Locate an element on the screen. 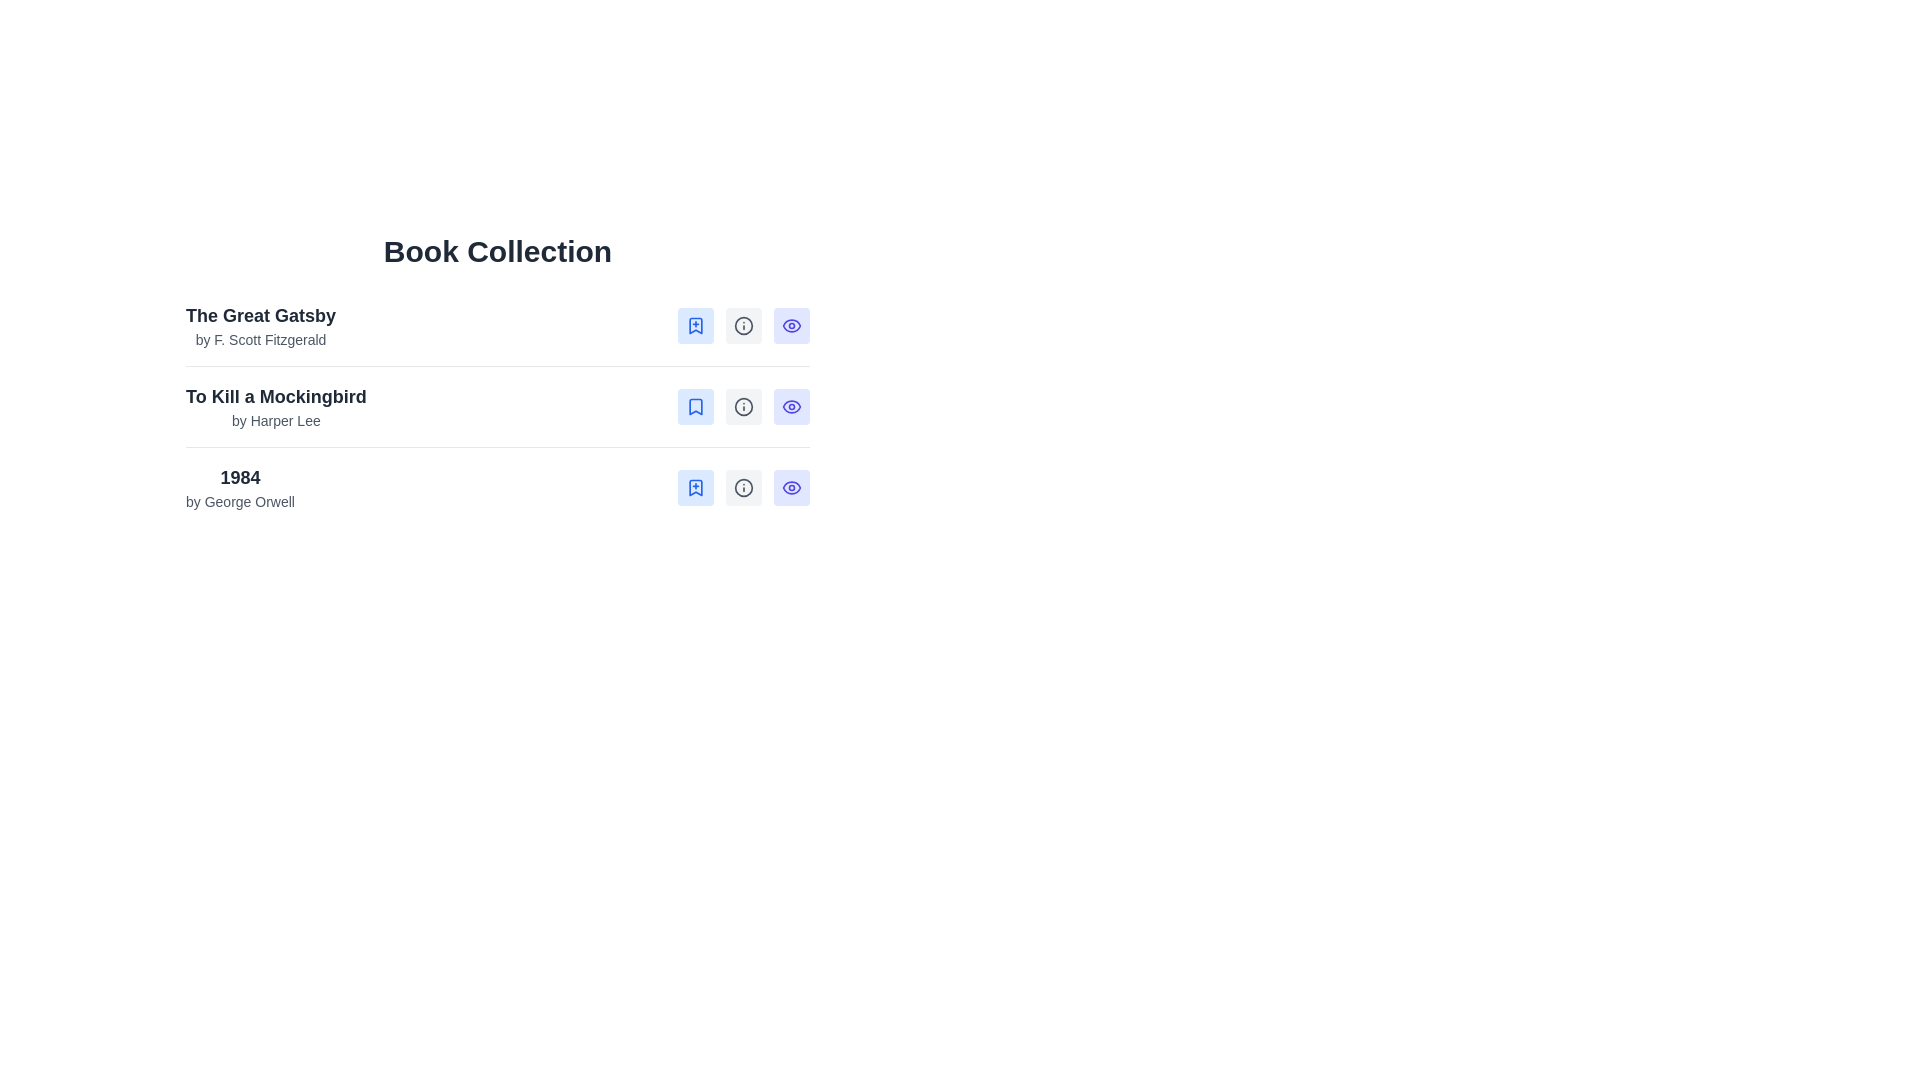 The height and width of the screenshot is (1080, 1920). the static text label displaying 'by George Orwell', which is located below the title '1984' in a book information list entry is located at coordinates (240, 500).